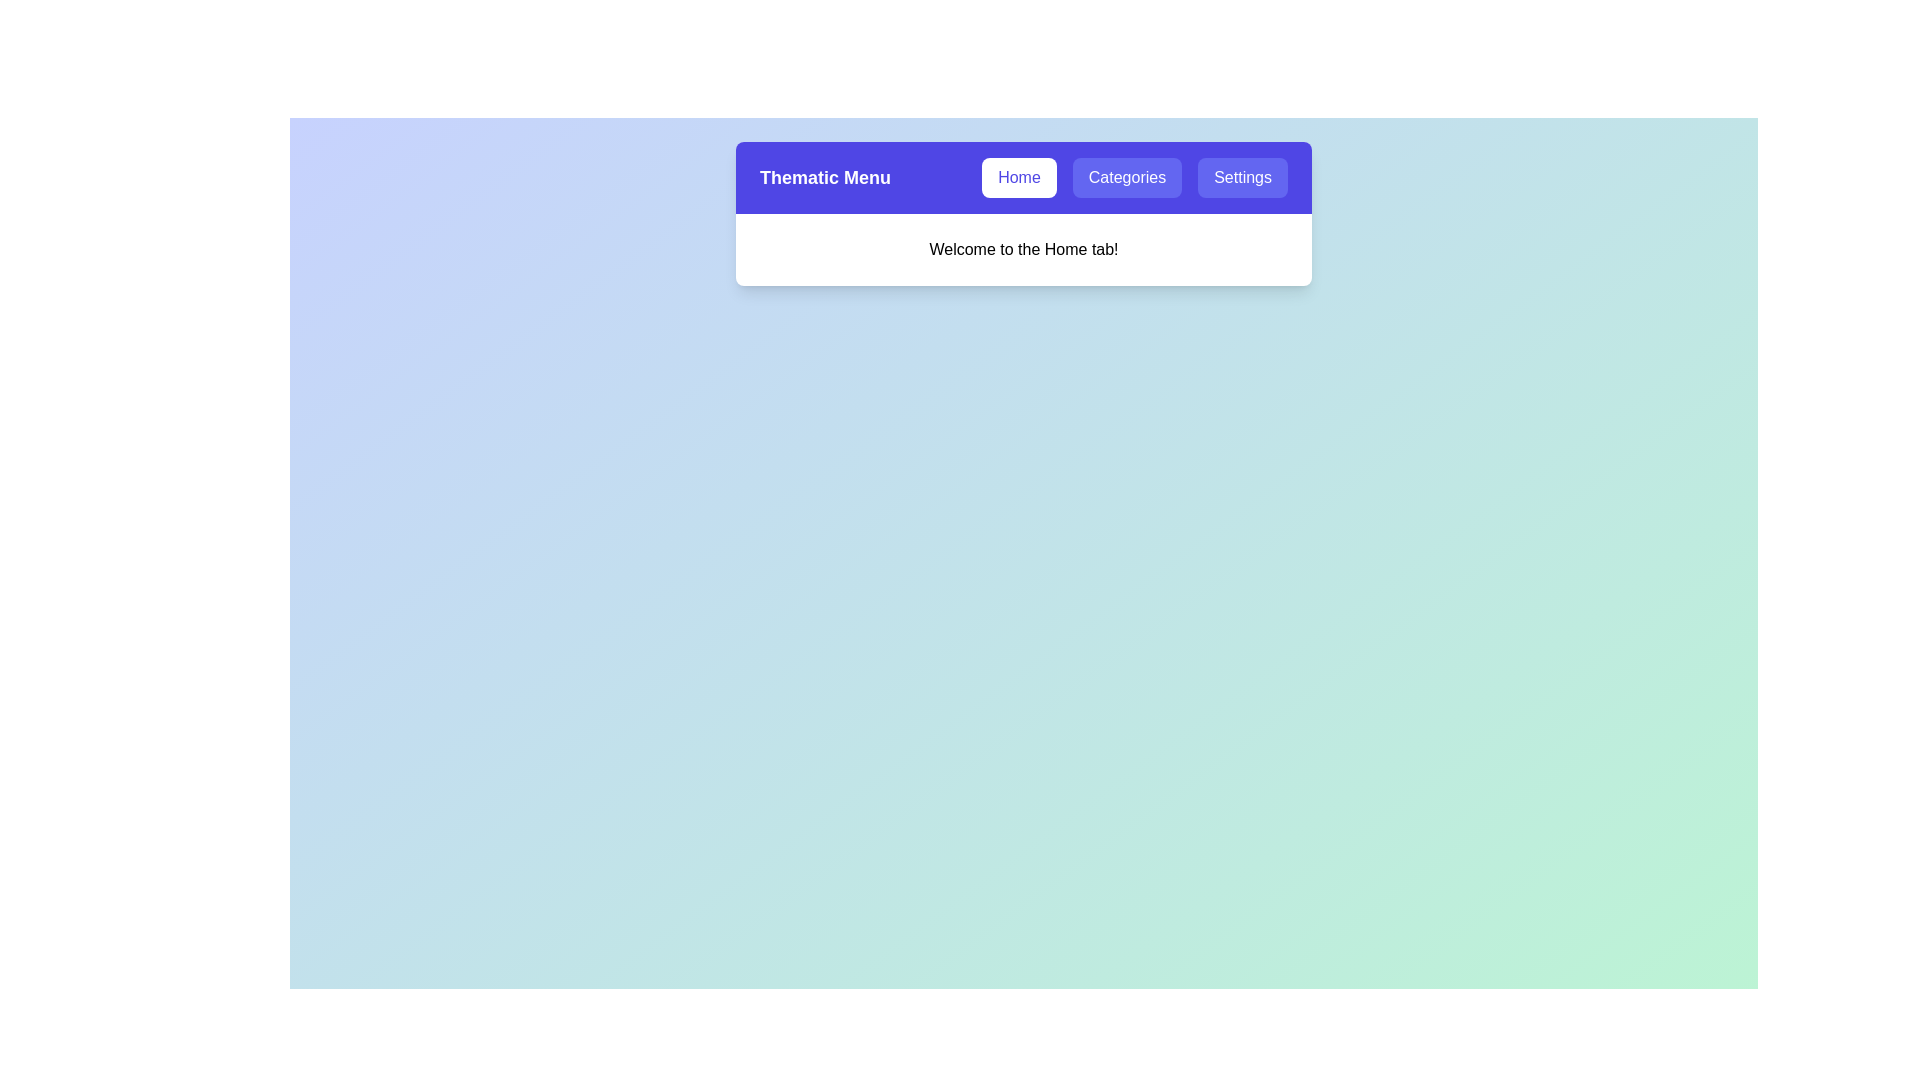 This screenshot has width=1920, height=1080. I want to click on the Categories button to navigate to the corresponding tab, so click(1127, 176).